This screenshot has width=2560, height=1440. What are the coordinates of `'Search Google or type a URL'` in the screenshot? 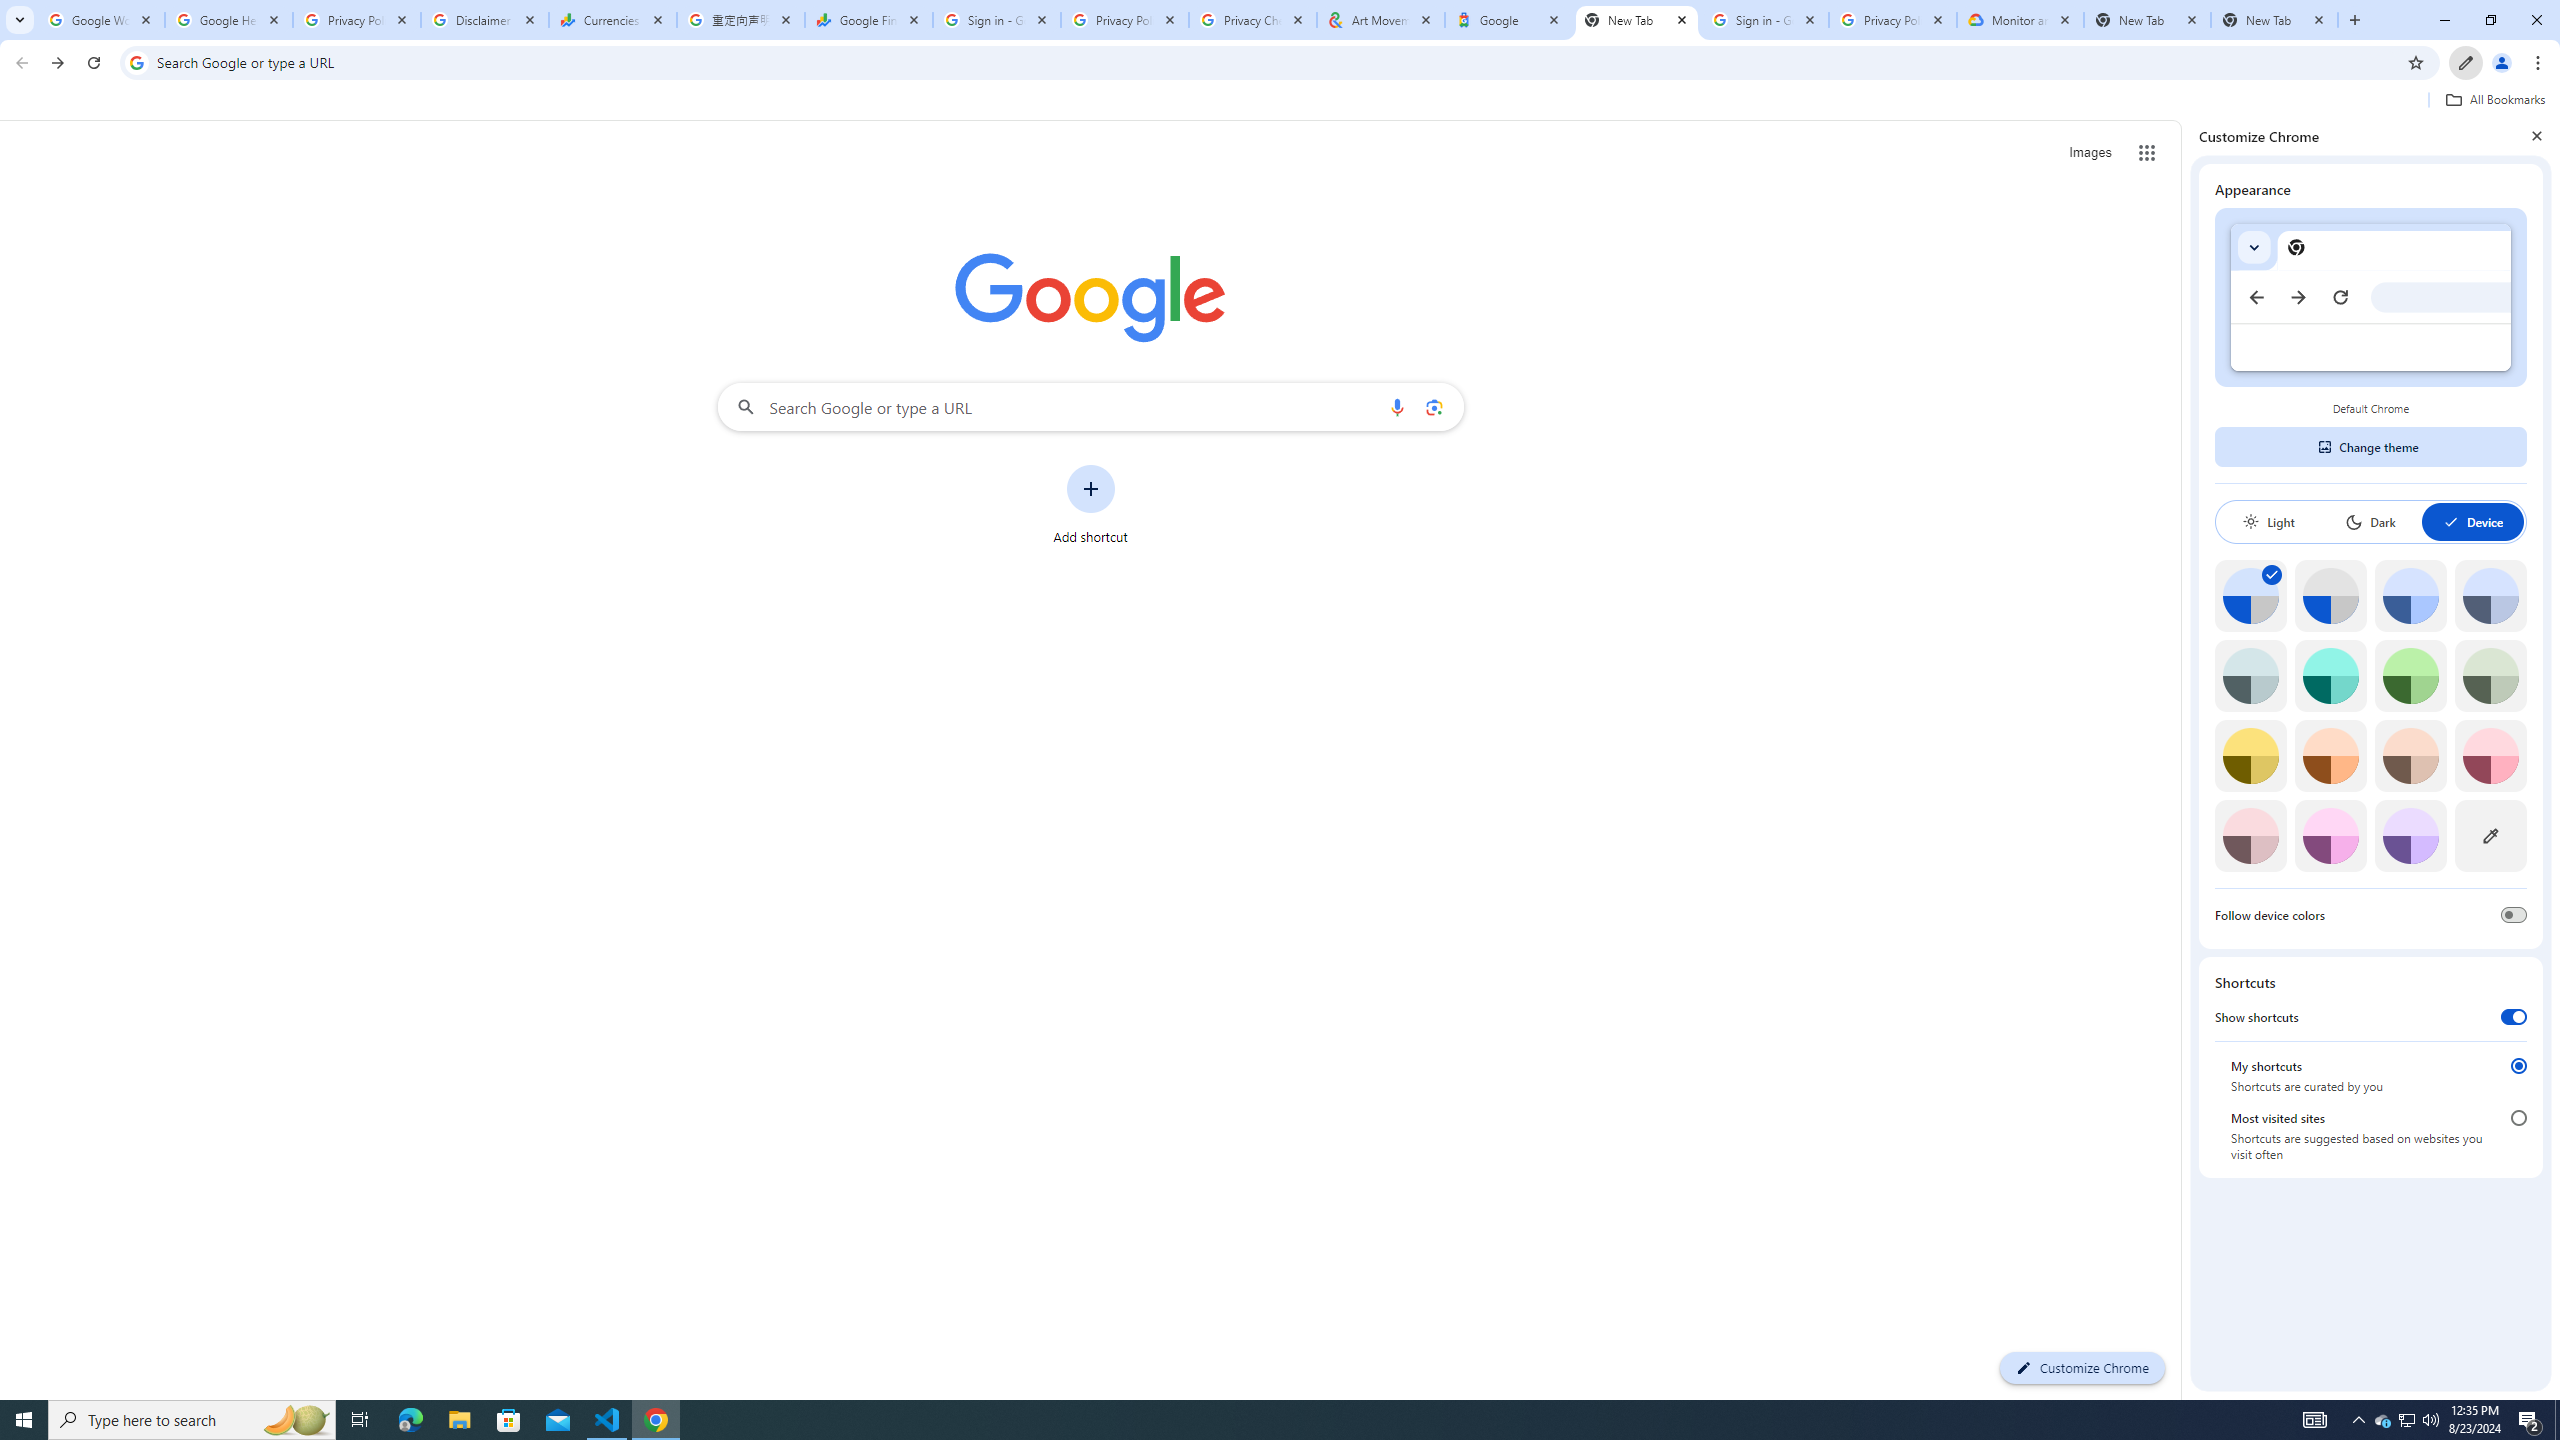 It's located at (1089, 405).